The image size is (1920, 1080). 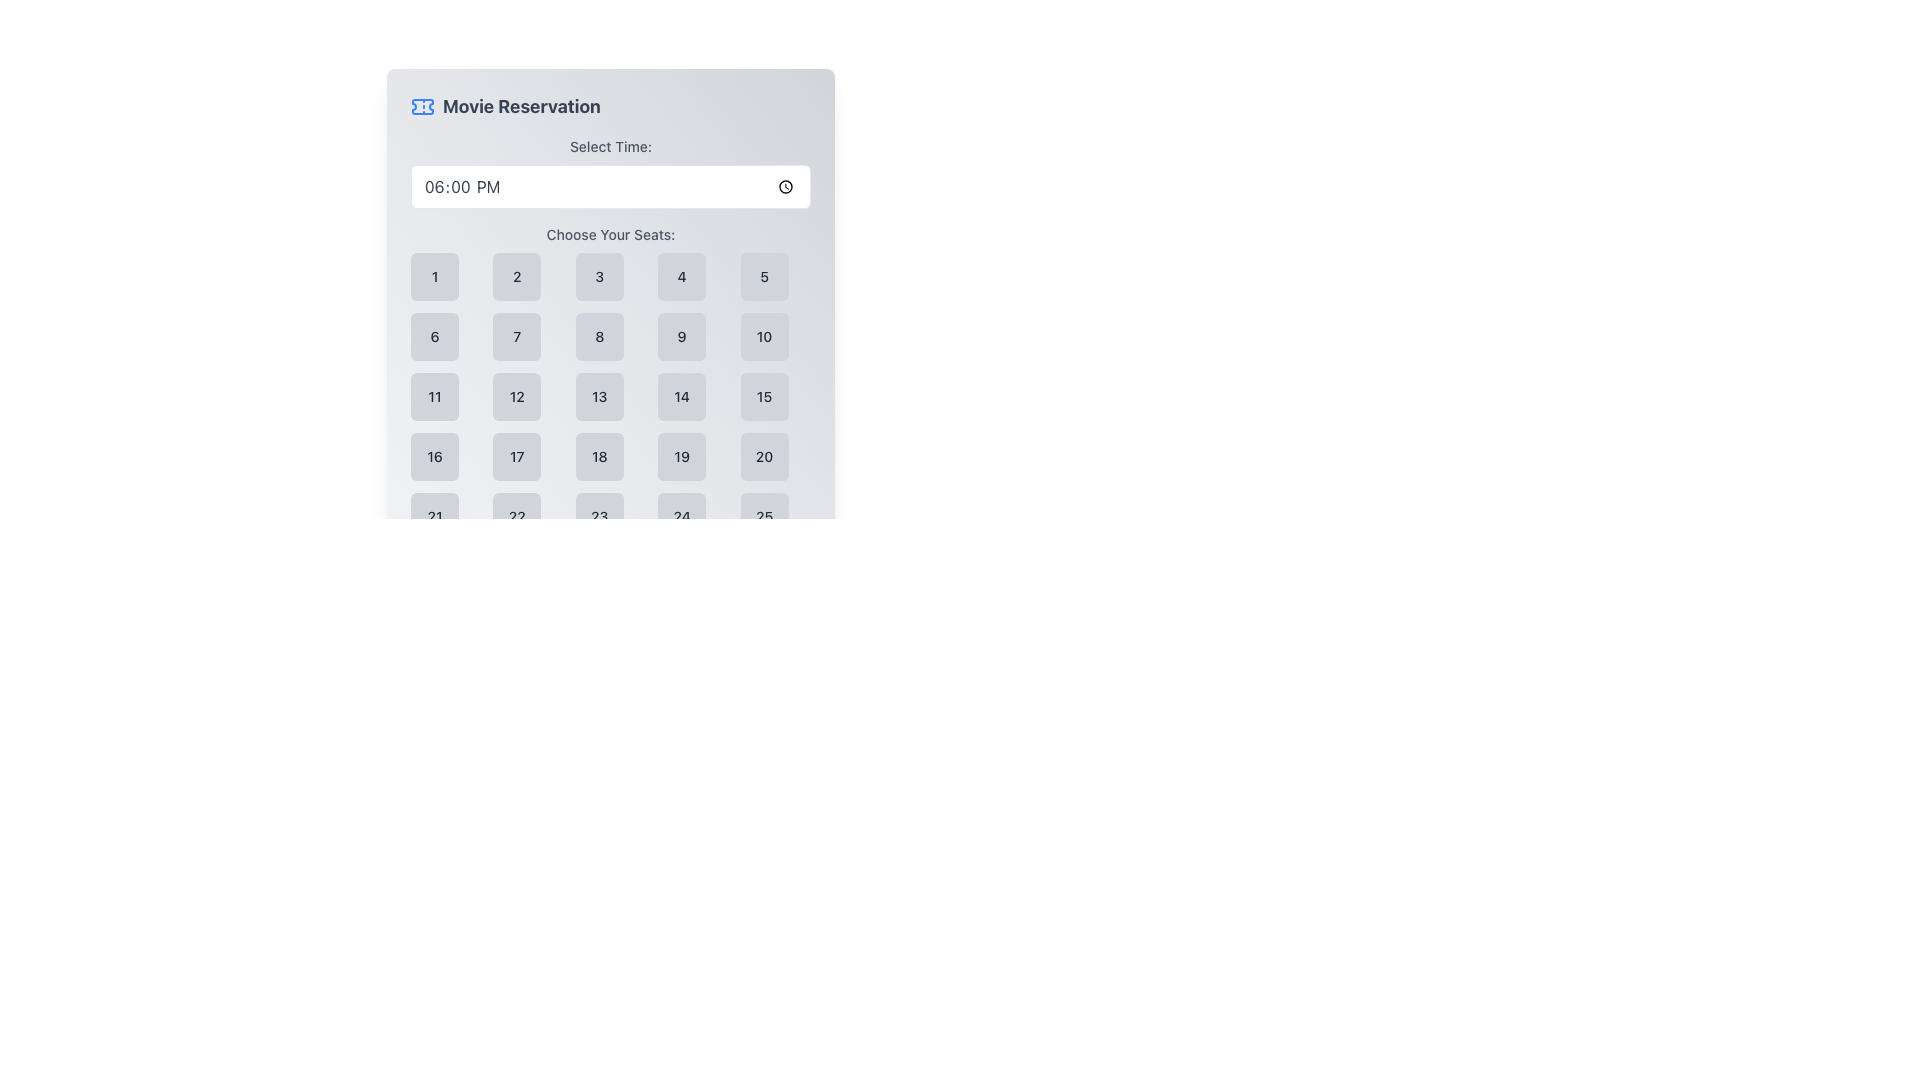 What do you see at coordinates (609, 382) in the screenshot?
I see `the button labeled '13' in the center of the grid` at bounding box center [609, 382].